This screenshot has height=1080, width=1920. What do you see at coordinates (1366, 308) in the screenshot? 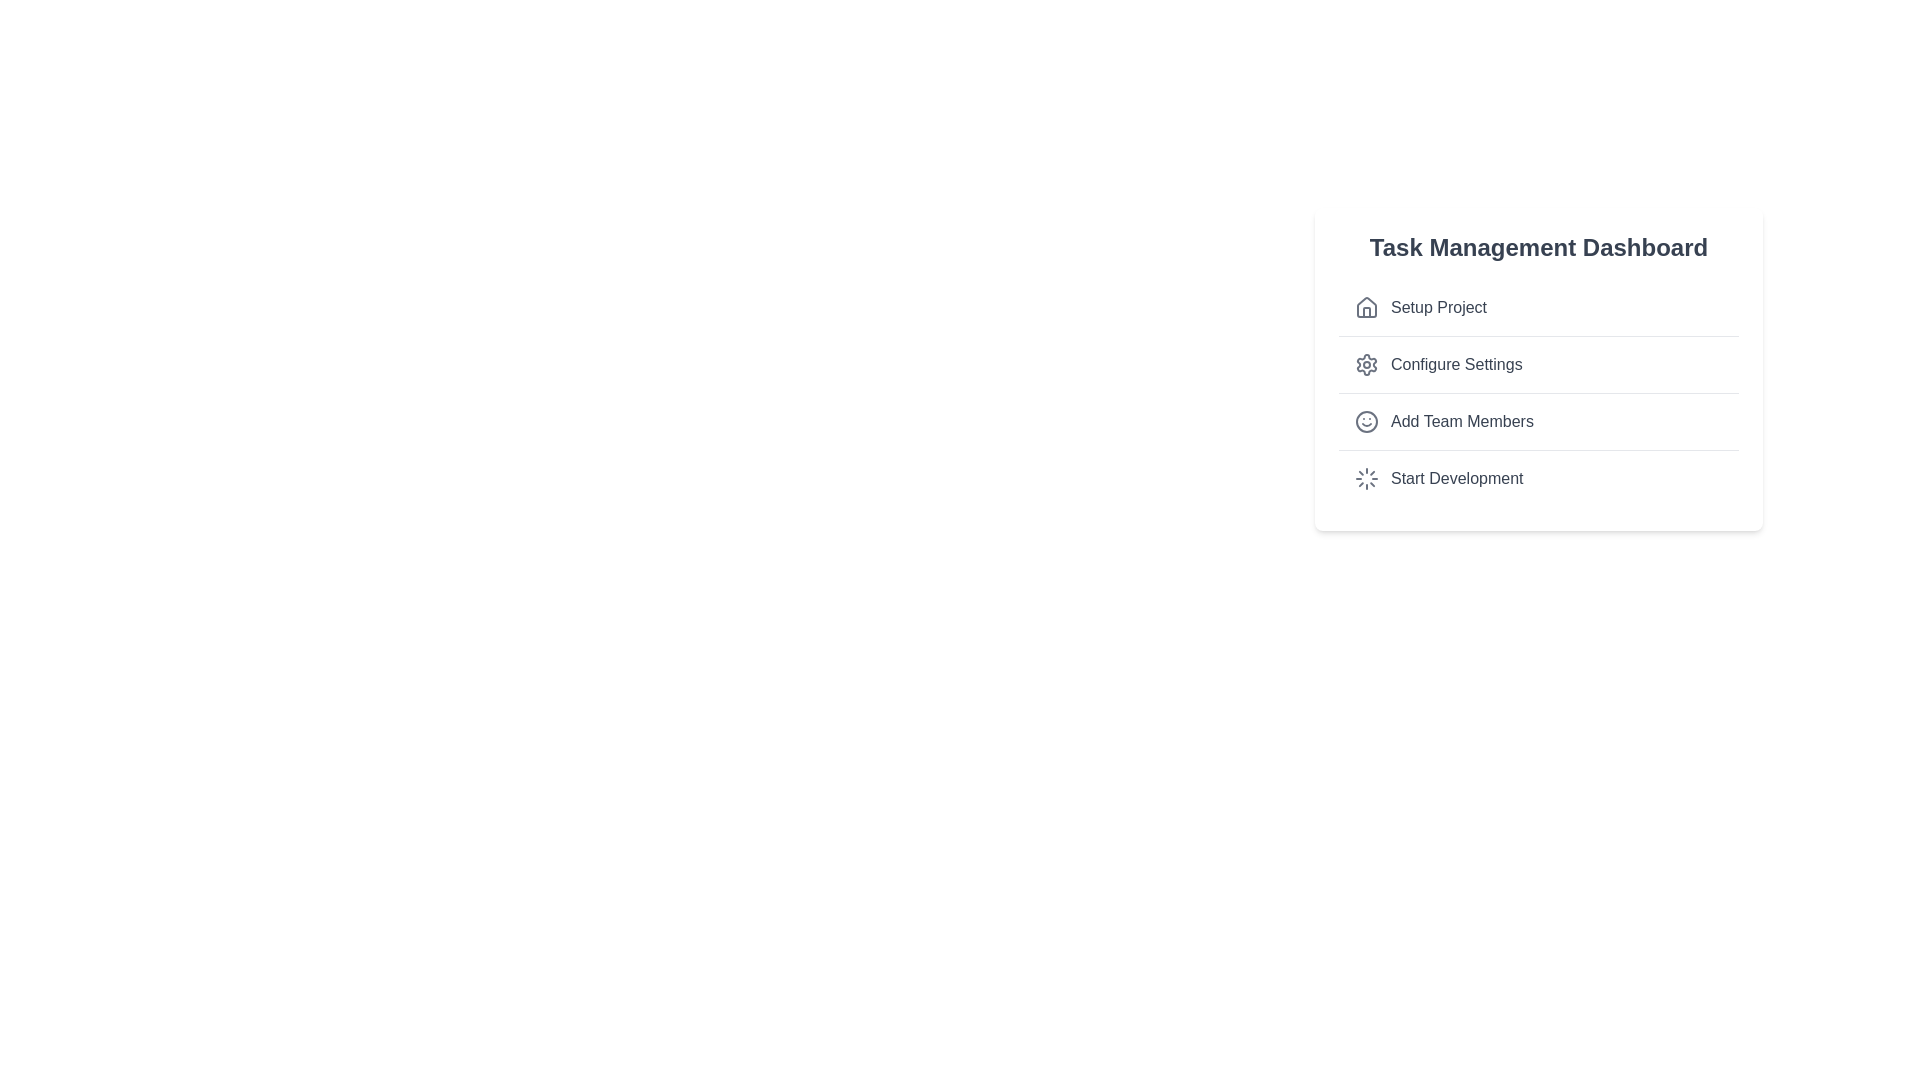
I see `the small house-shaped icon located to the left of the text 'Setup Project'` at bounding box center [1366, 308].